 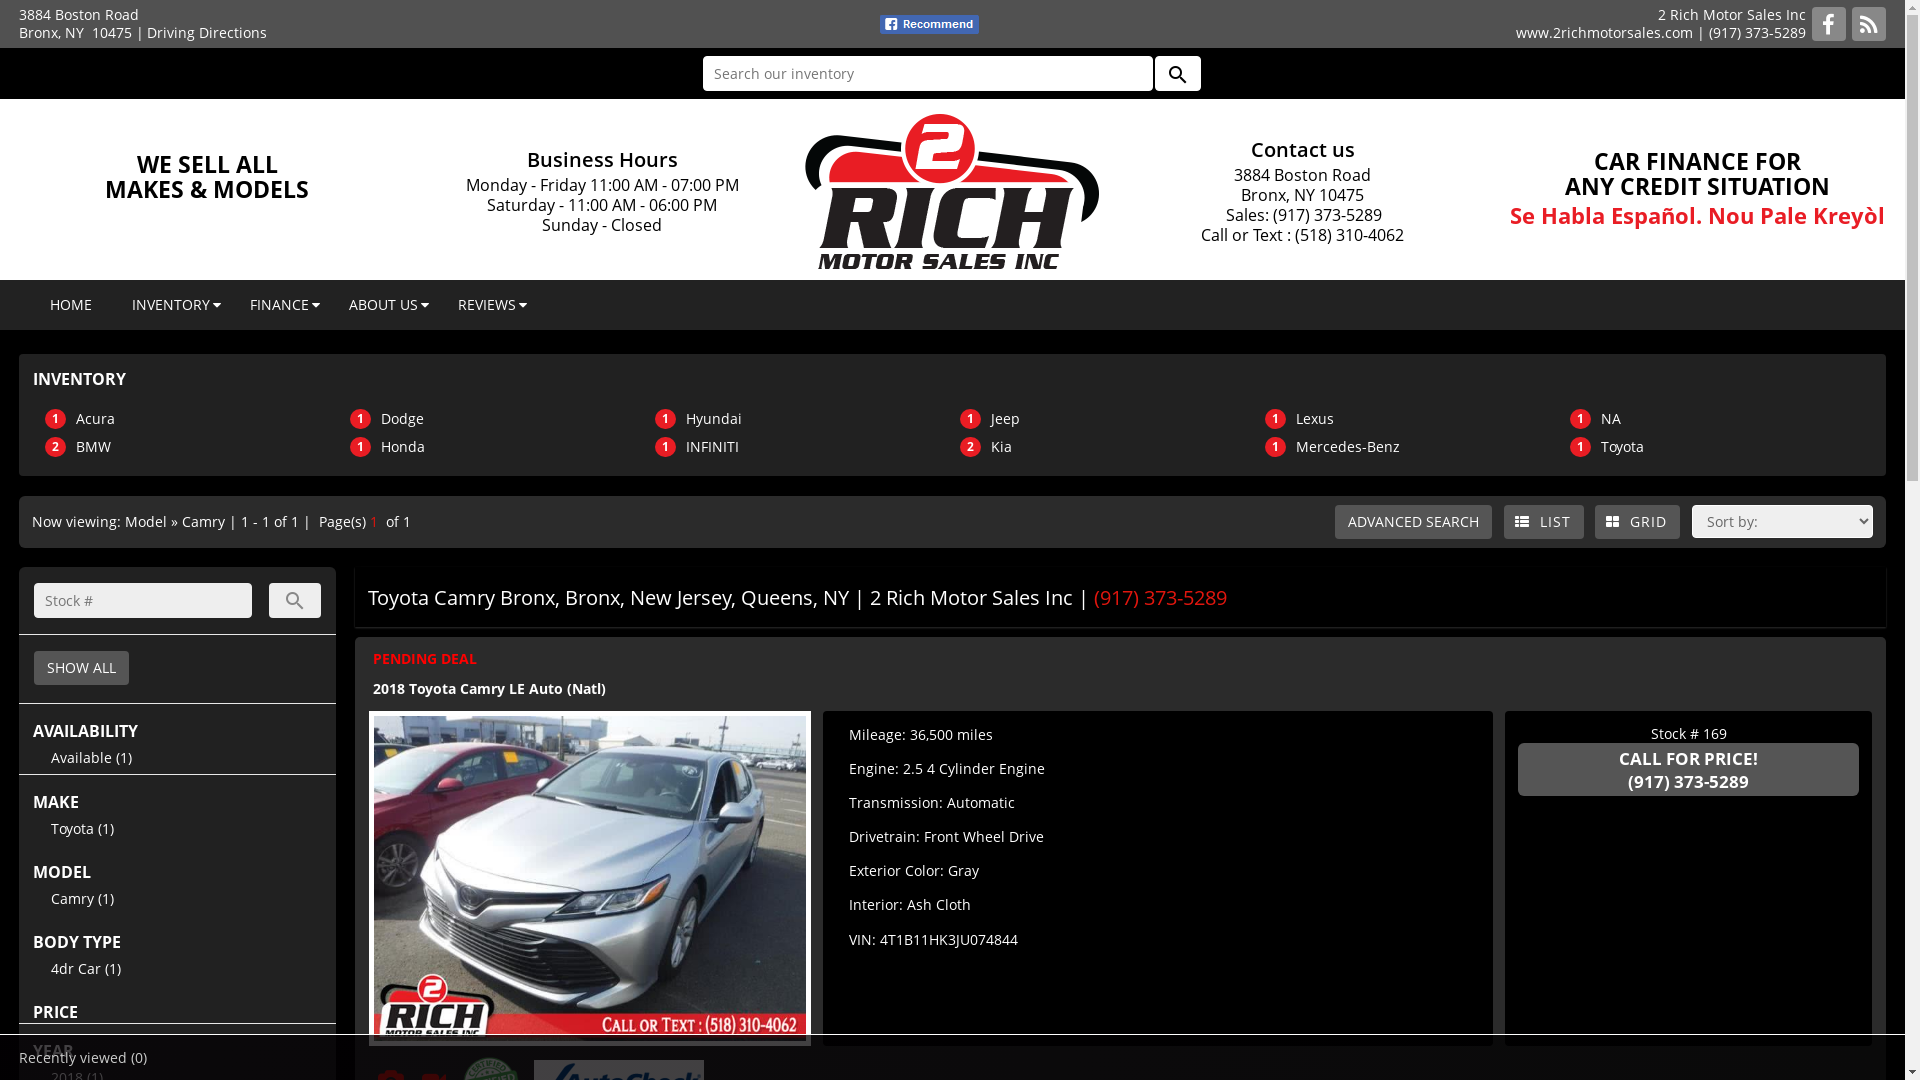 I want to click on 'Toyota (1)', so click(x=81, y=828).